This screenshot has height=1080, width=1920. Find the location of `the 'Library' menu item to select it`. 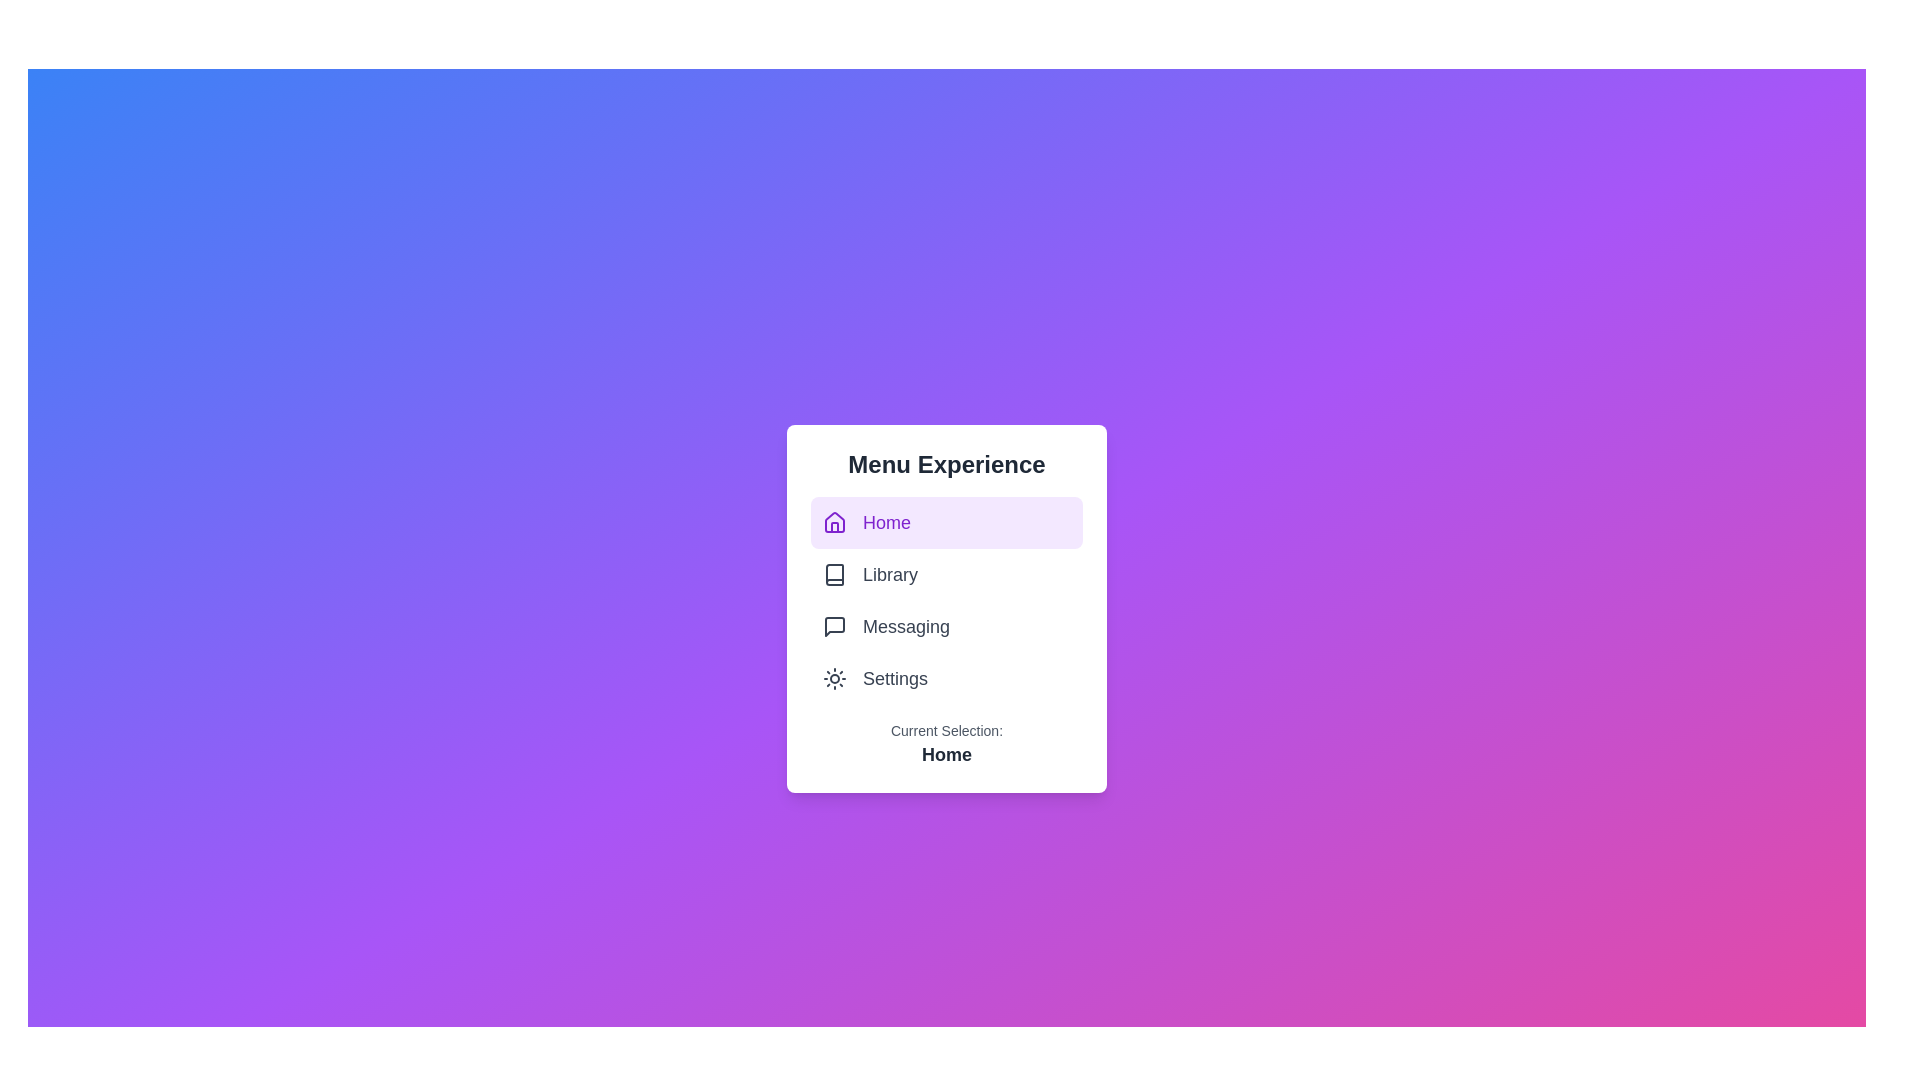

the 'Library' menu item to select it is located at coordinates (945, 574).